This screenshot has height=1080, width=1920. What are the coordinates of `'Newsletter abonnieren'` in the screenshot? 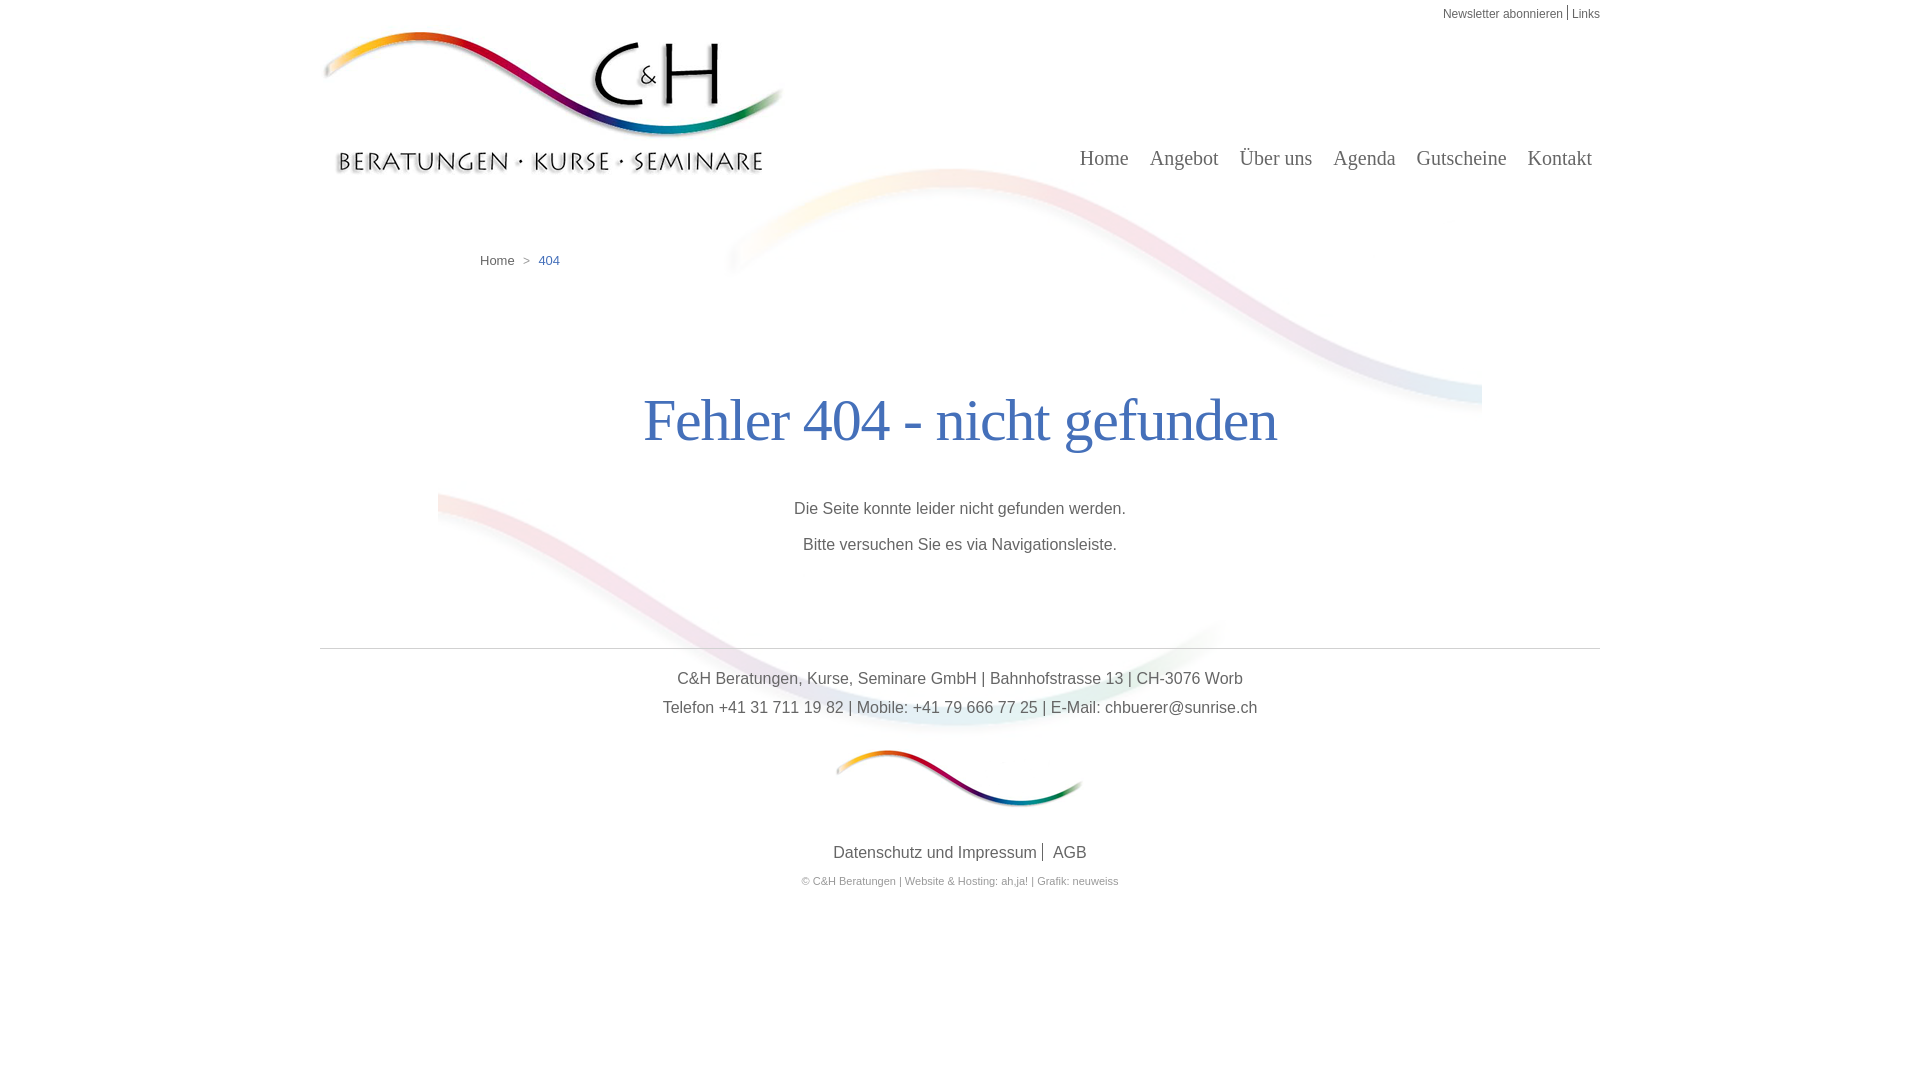 It's located at (1502, 14).